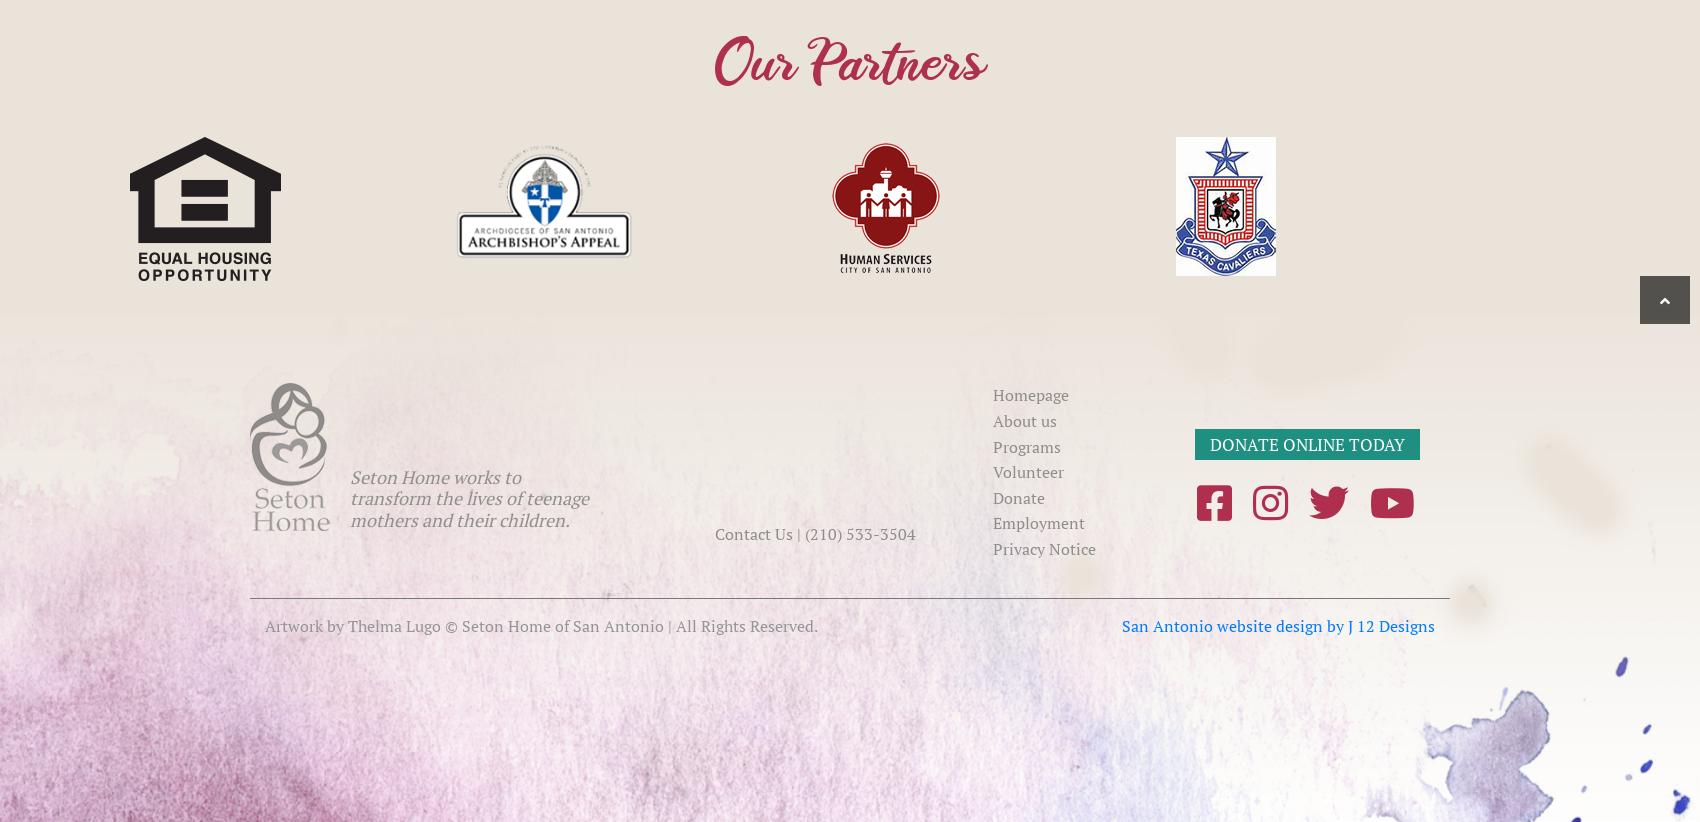  I want to click on 'Volunteer', so click(1026, 471).